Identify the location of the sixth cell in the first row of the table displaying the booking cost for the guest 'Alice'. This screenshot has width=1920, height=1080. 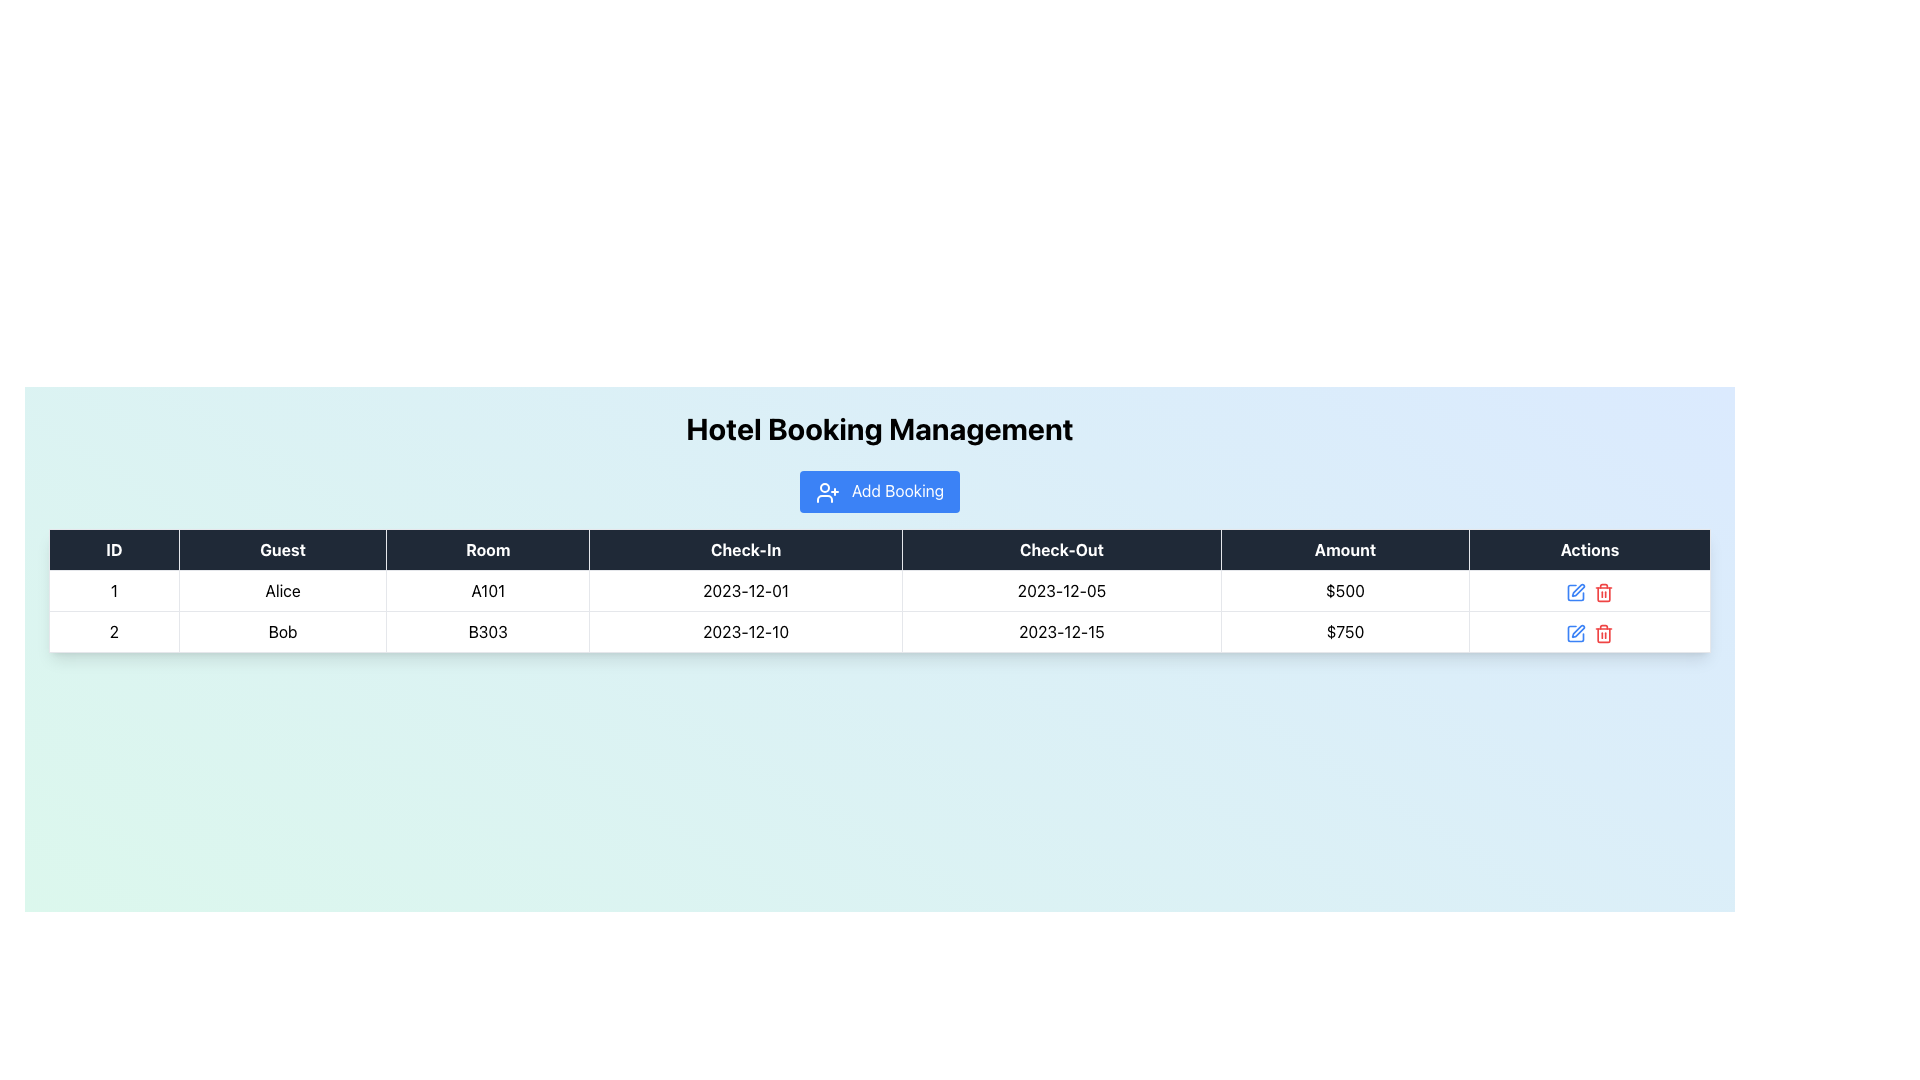
(1345, 589).